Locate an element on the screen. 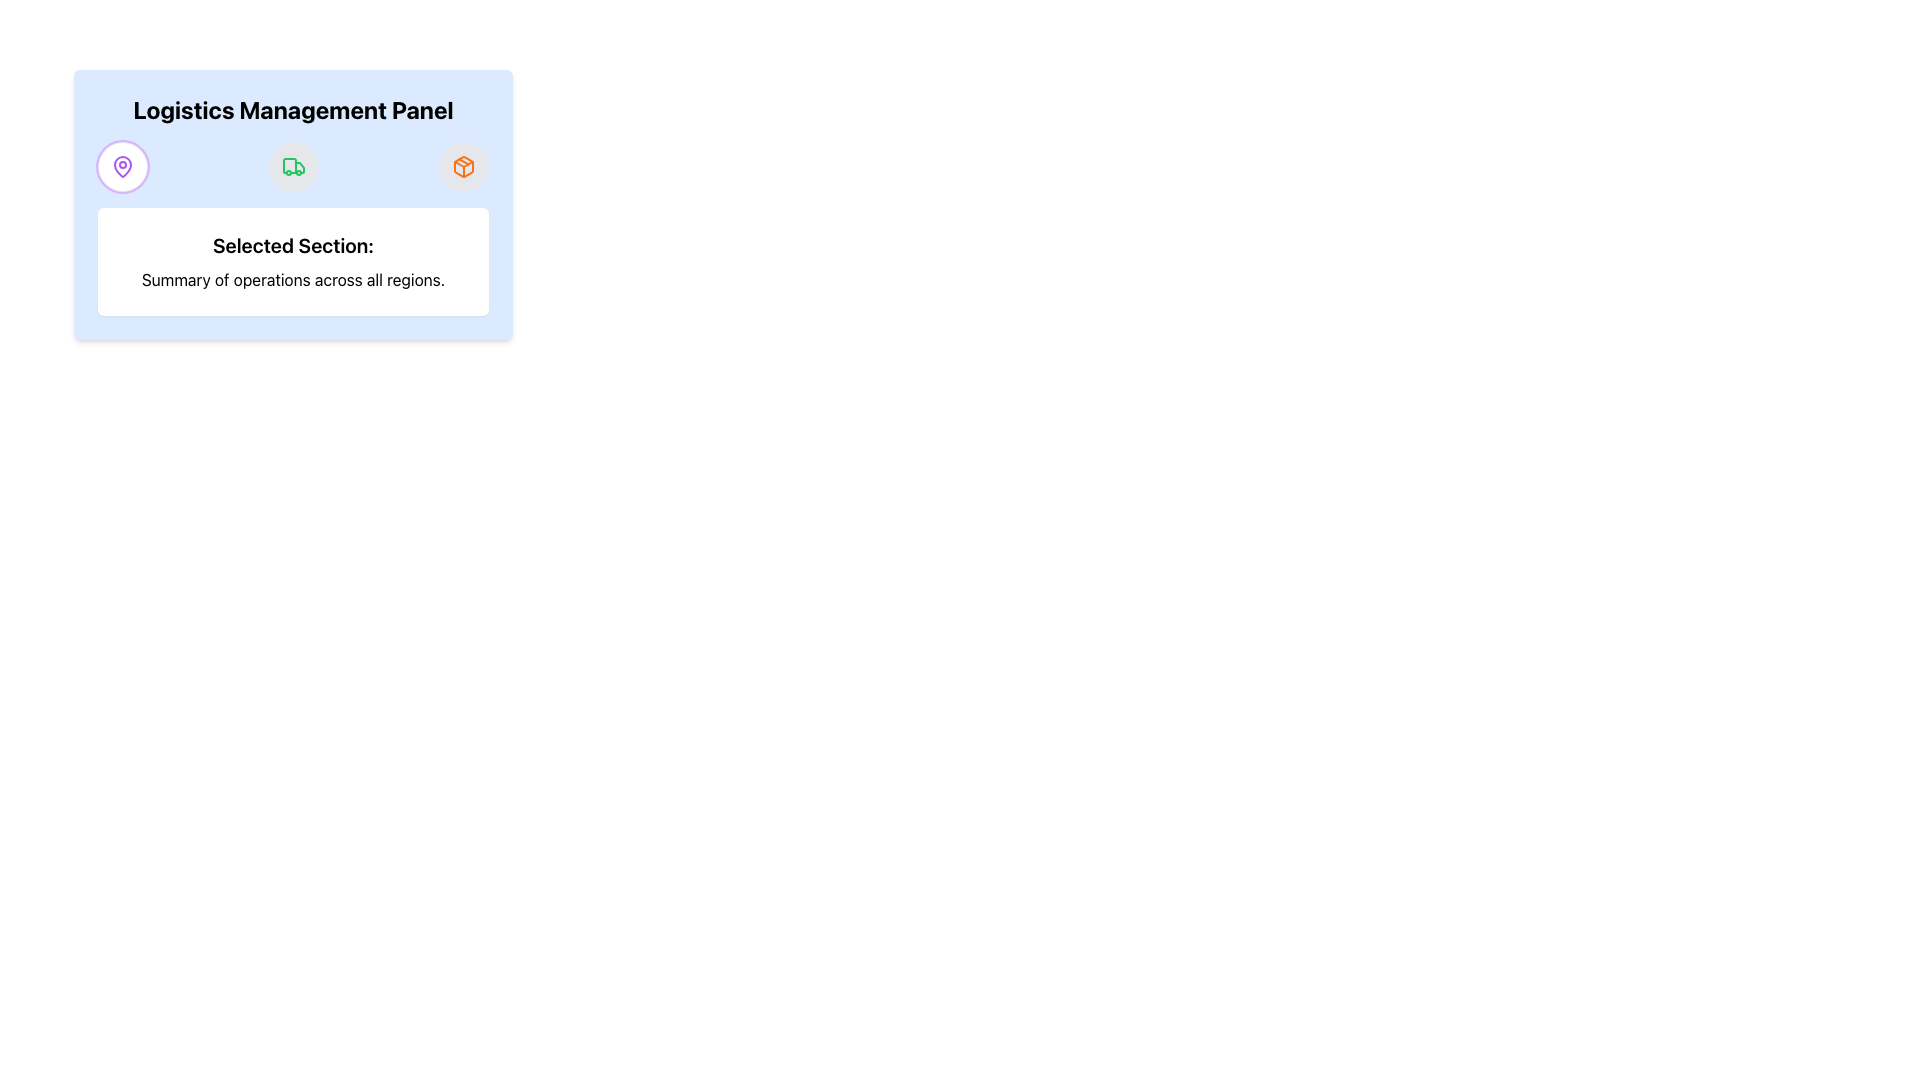 The image size is (1920, 1080). the static informational text block displaying the title 'Selected Section:' and the context 'Summary of operations across all regions' in the Logistics Management Panel is located at coordinates (292, 261).